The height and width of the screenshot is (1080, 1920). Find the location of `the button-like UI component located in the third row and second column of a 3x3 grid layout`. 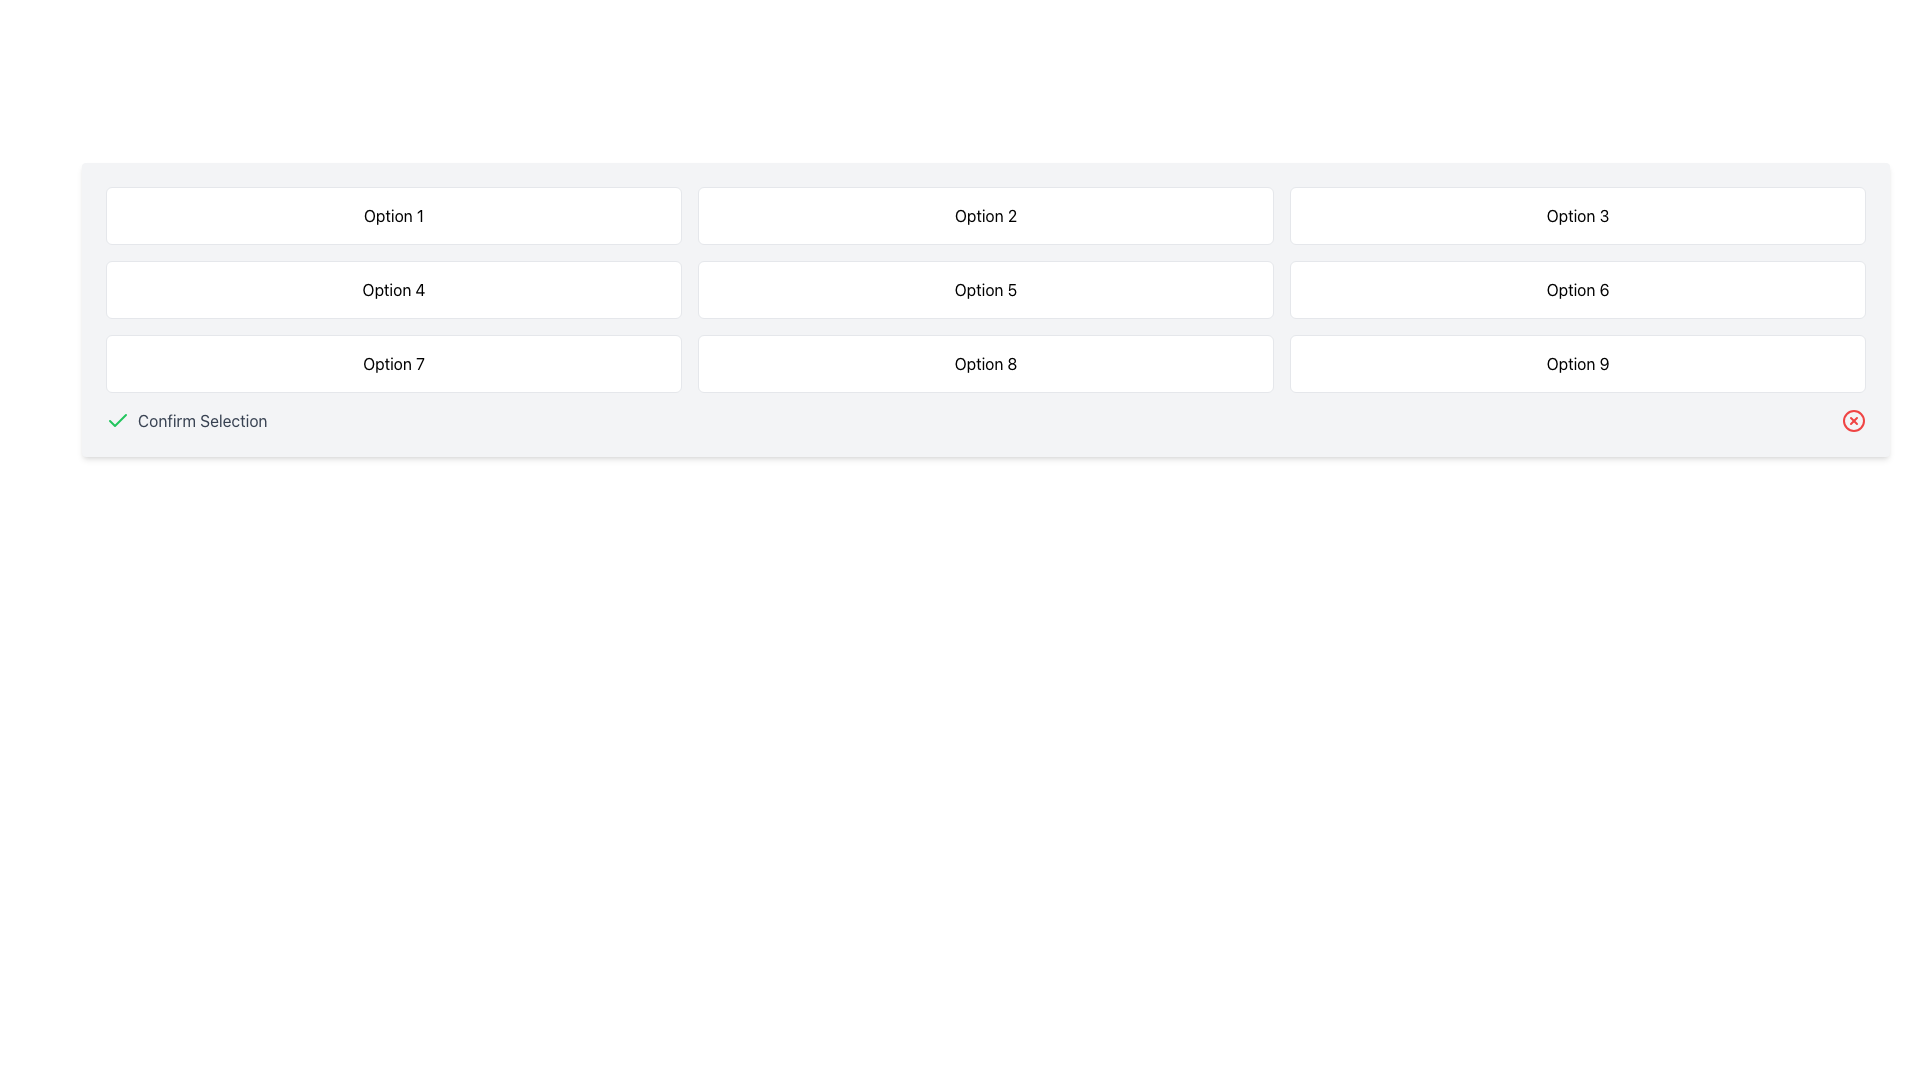

the button-like UI component located in the third row and second column of a 3x3 grid layout is located at coordinates (985, 363).